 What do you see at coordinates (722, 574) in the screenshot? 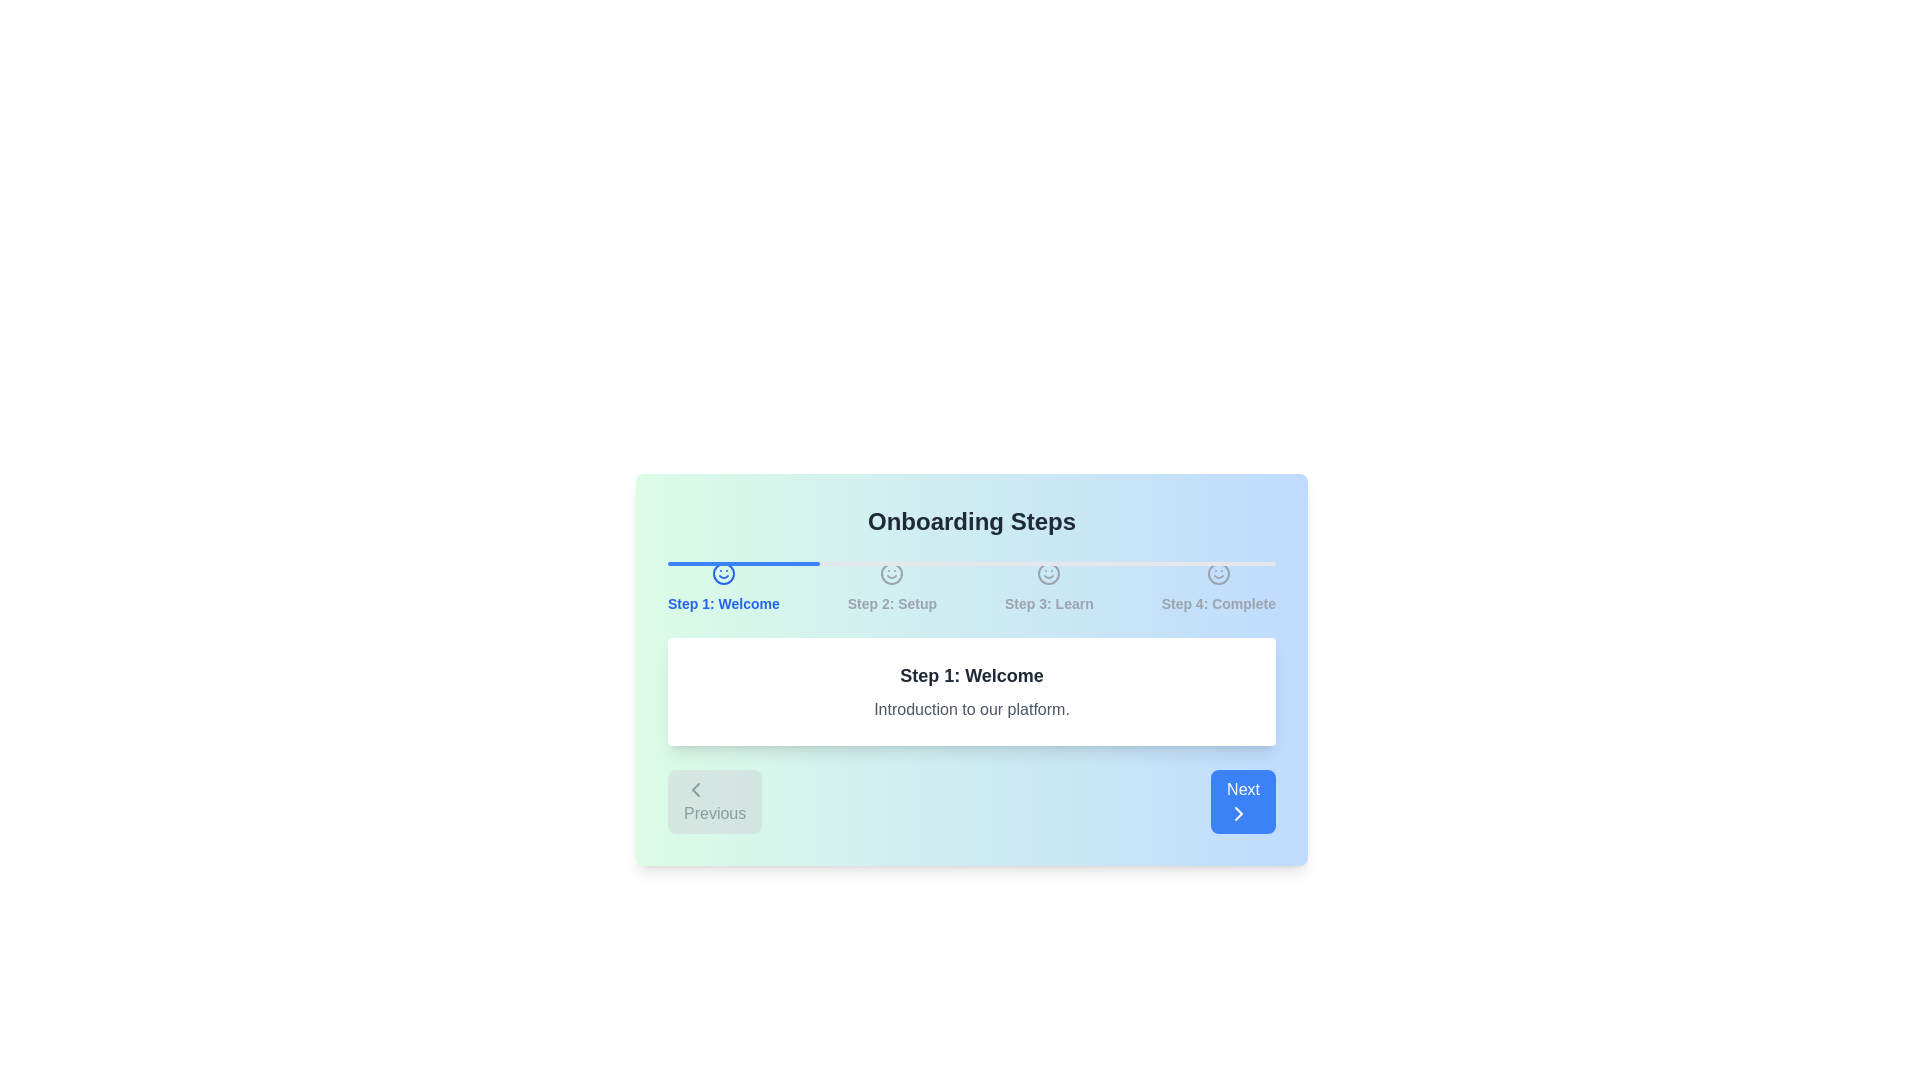
I see `the state of the first circular SVG graphic icon resembling a smiling face located in the top row of the onboarding section above the text 'Step 1: Welcome'` at bounding box center [722, 574].